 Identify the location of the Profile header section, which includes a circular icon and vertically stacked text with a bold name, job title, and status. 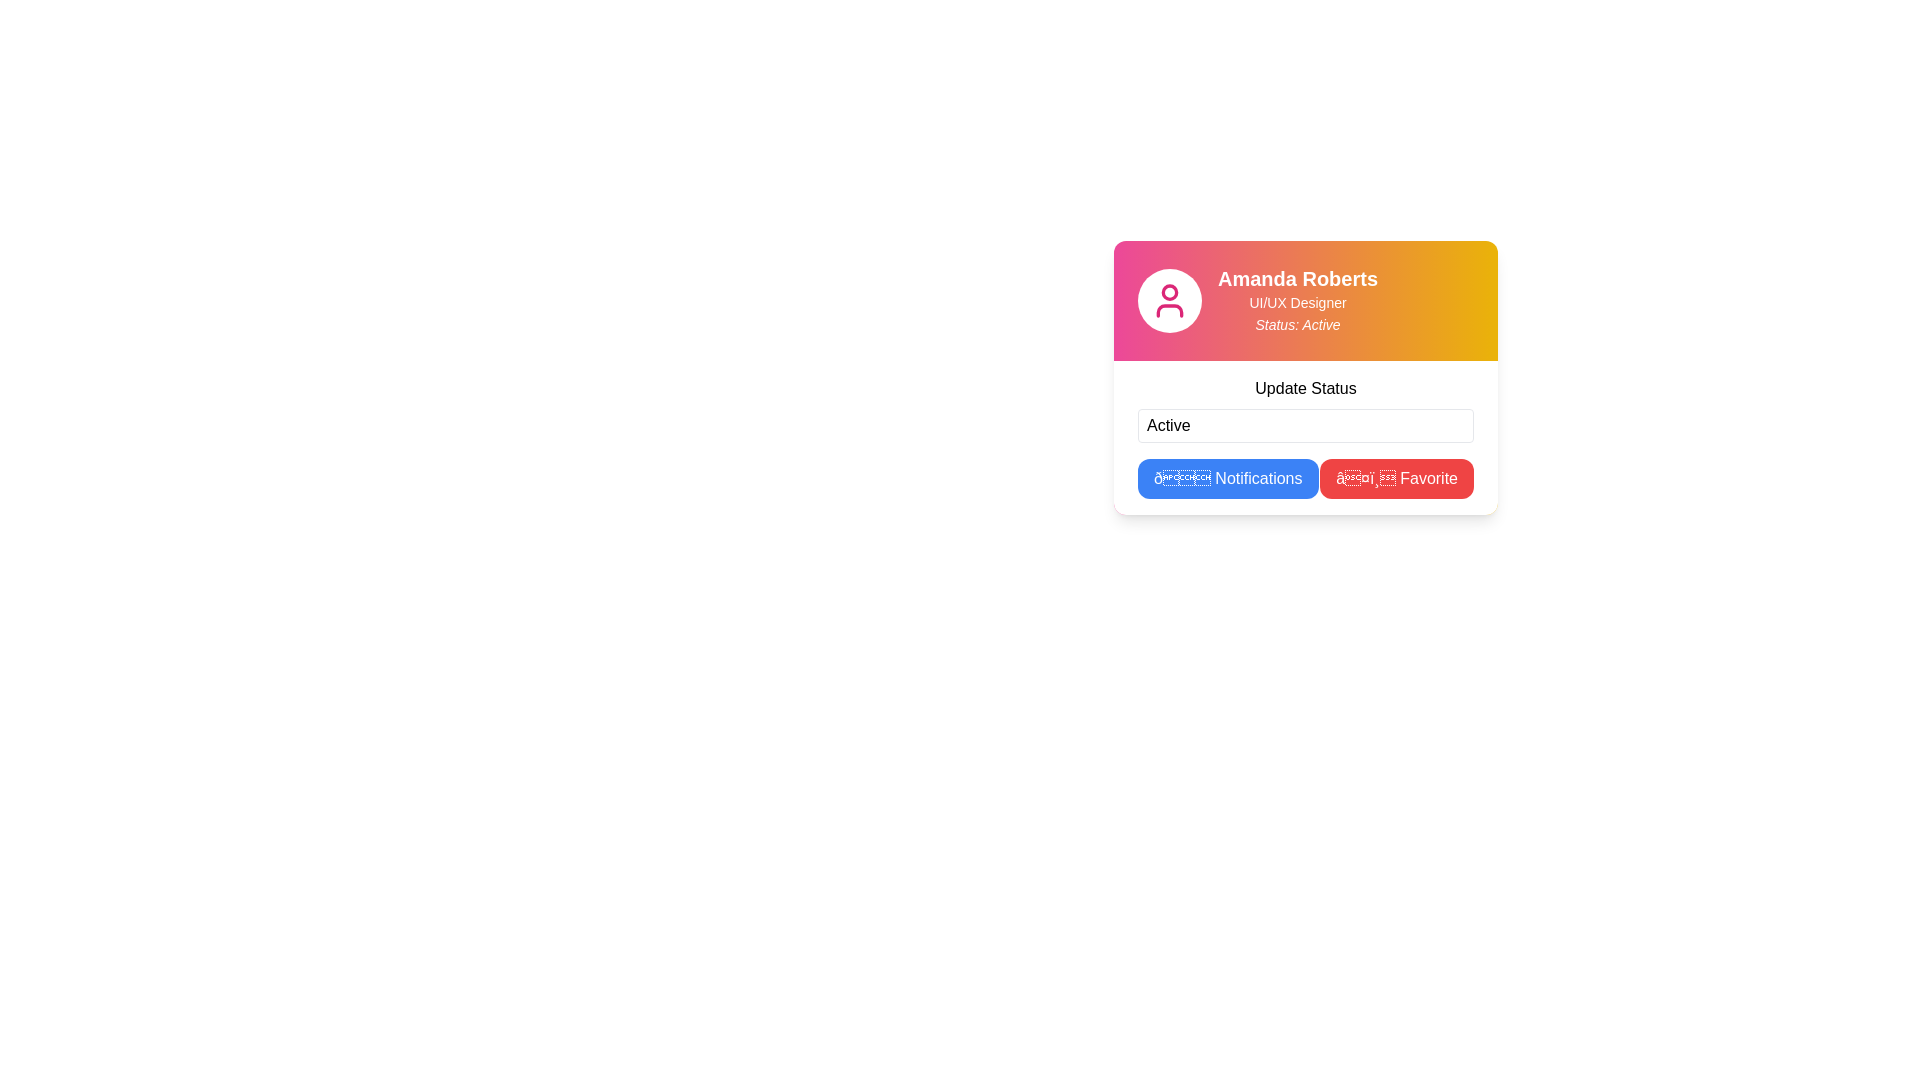
(1305, 300).